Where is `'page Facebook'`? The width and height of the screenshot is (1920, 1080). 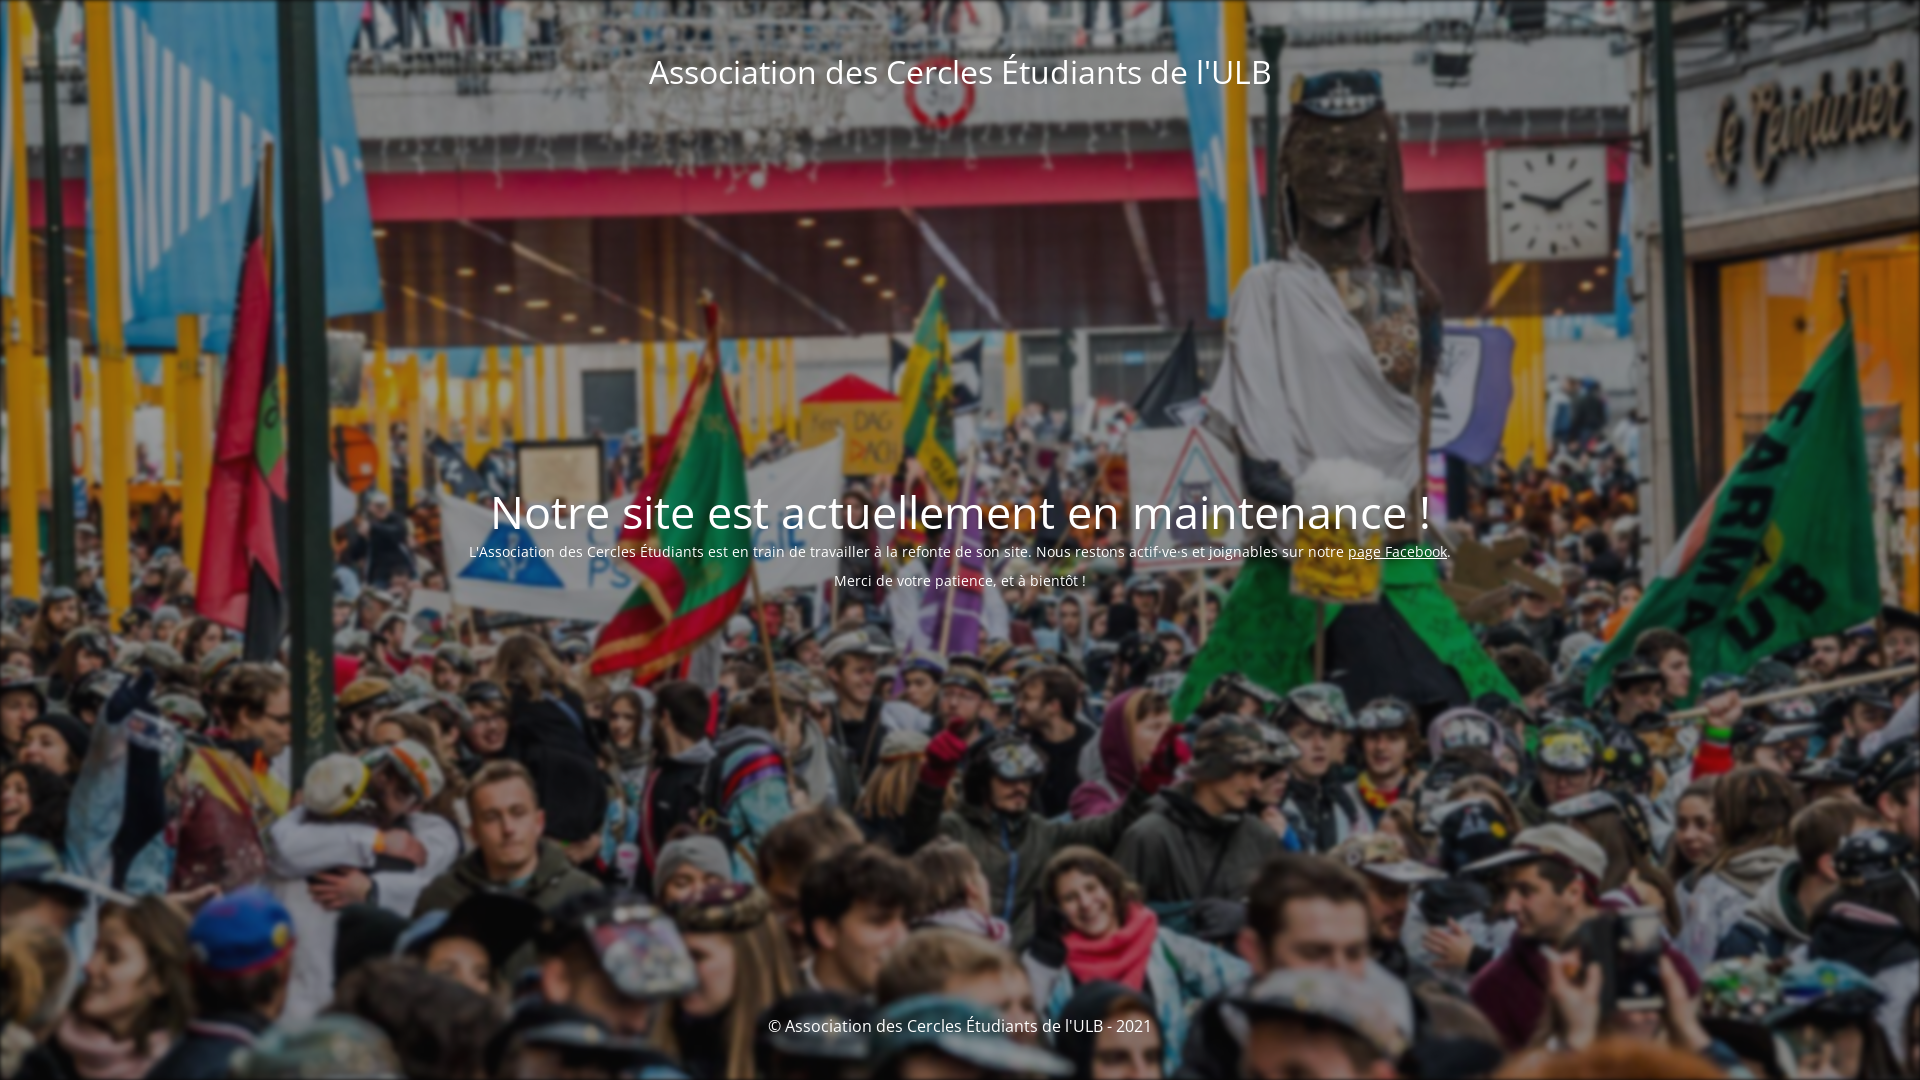 'page Facebook' is located at coordinates (1396, 551).